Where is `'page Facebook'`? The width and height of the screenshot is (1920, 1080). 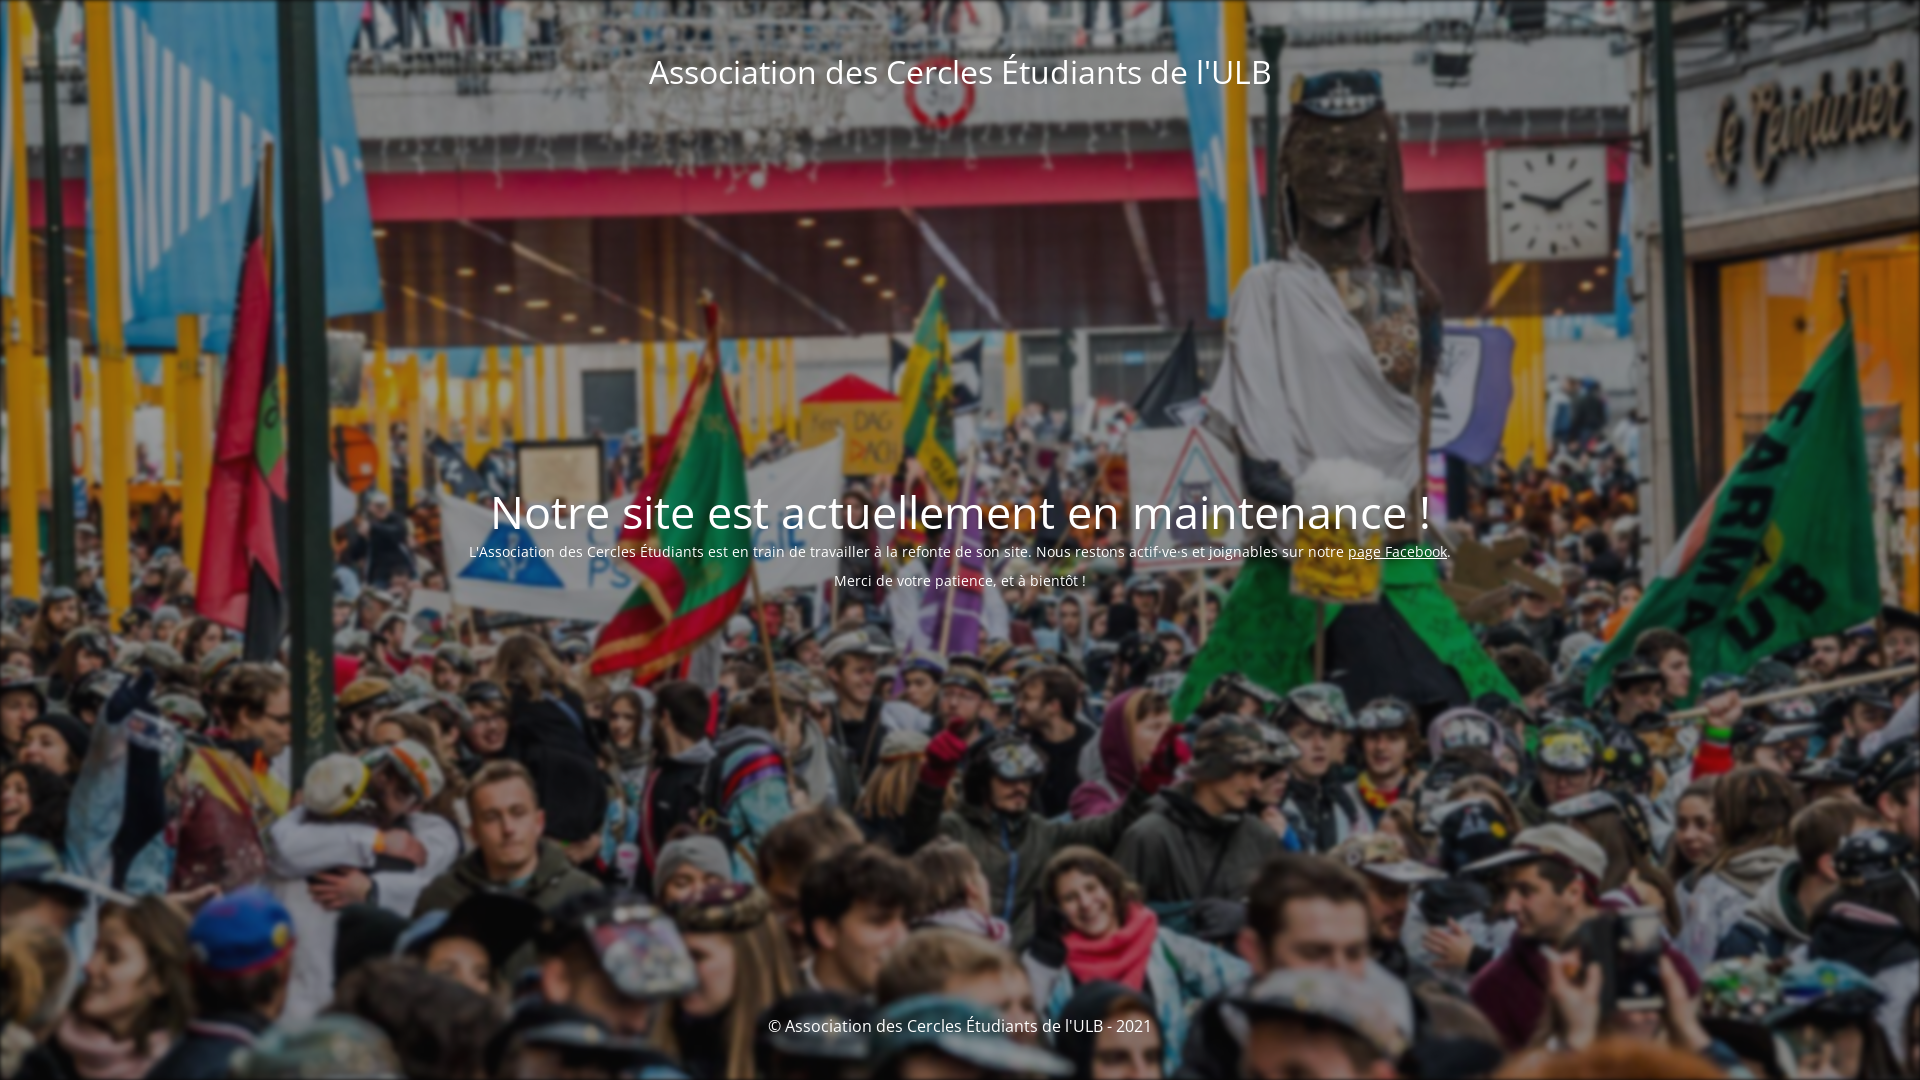 'page Facebook' is located at coordinates (1396, 551).